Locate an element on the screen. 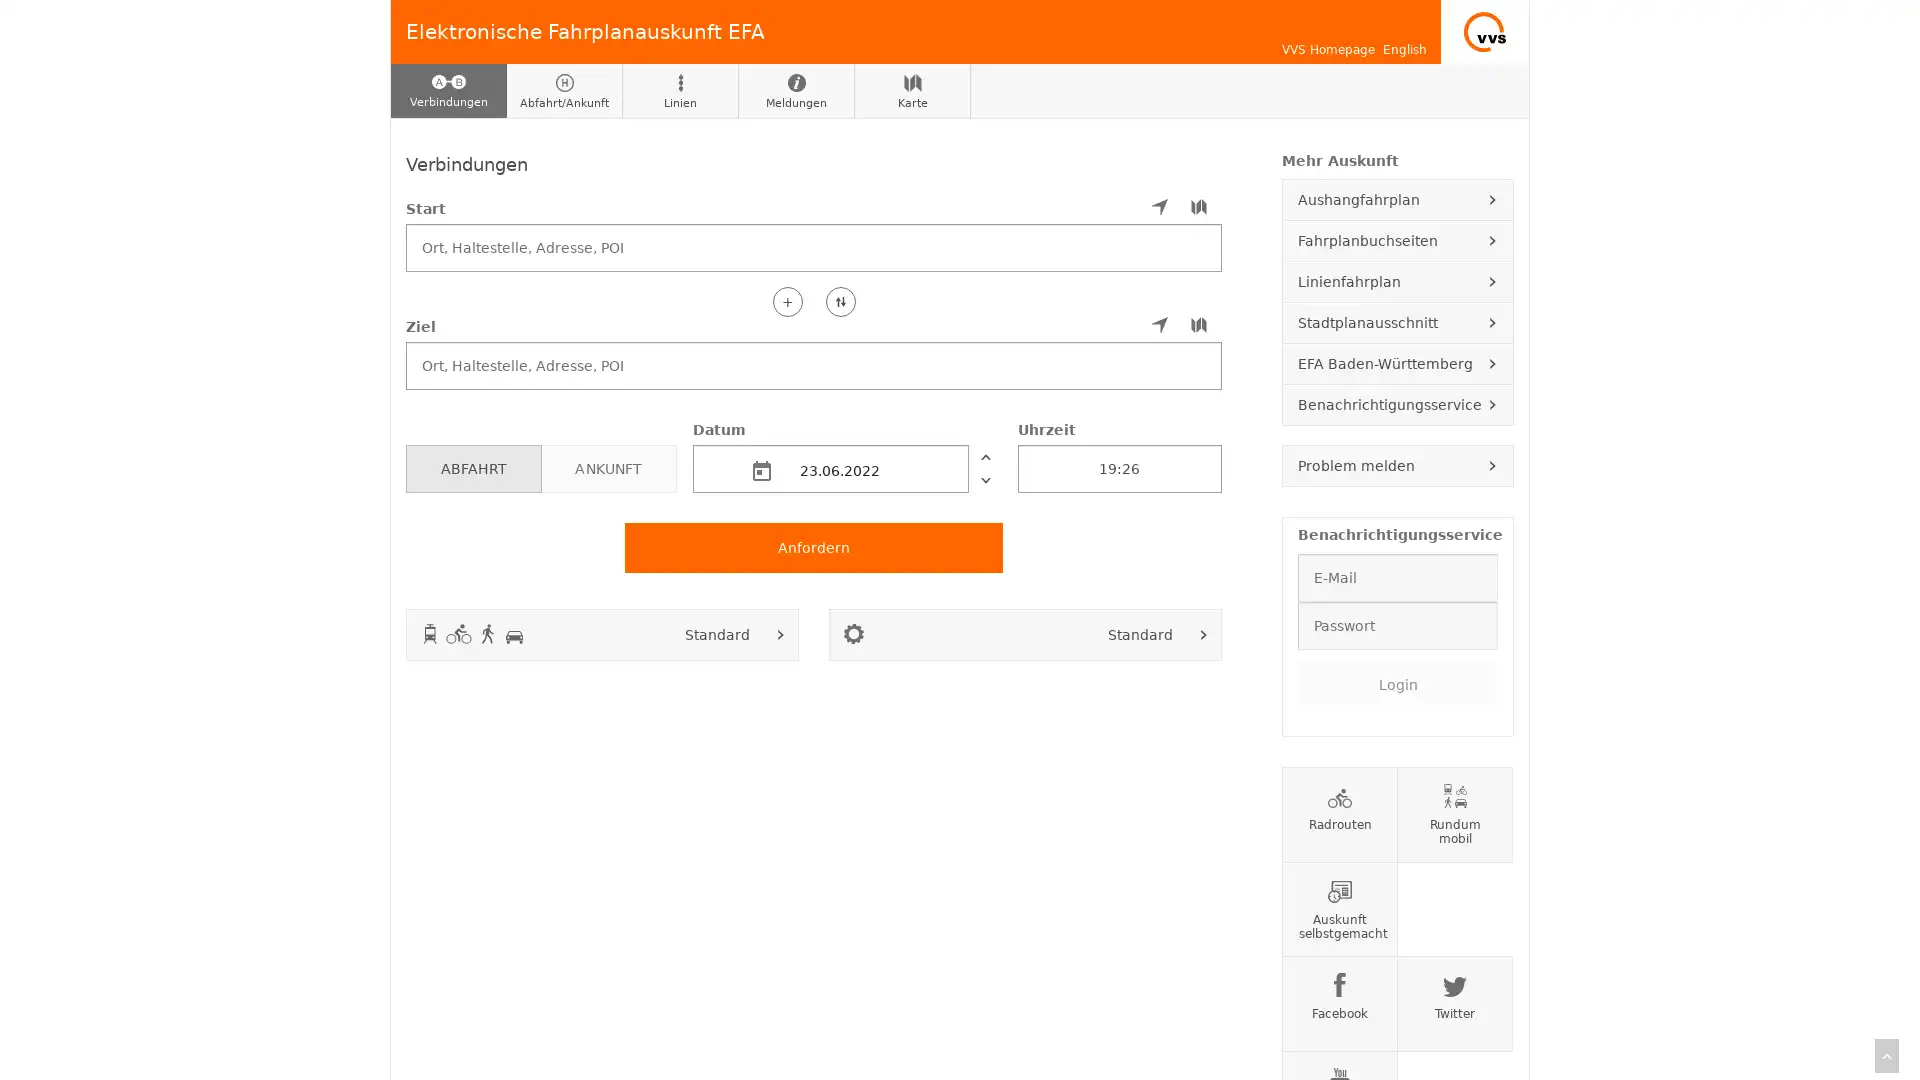  + is located at coordinates (786, 300).